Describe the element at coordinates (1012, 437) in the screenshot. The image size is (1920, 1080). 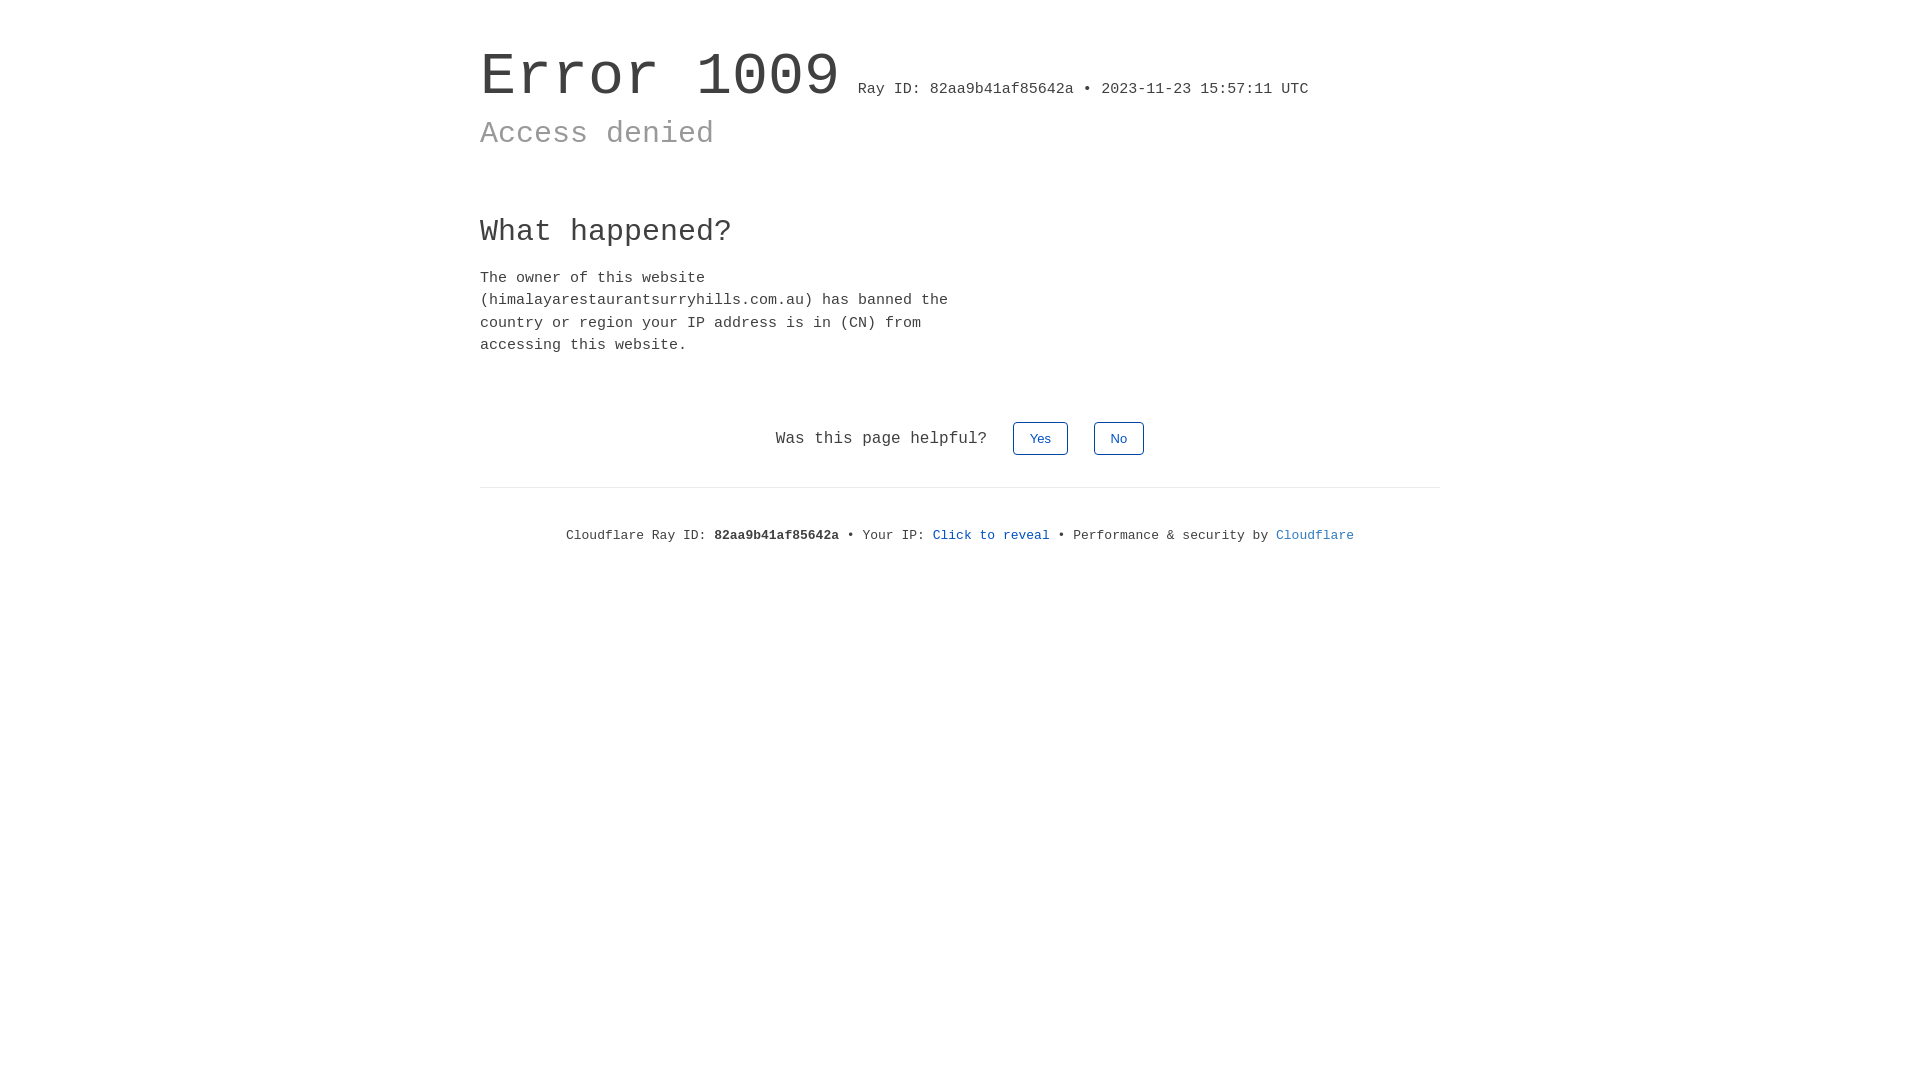
I see `'Yes'` at that location.